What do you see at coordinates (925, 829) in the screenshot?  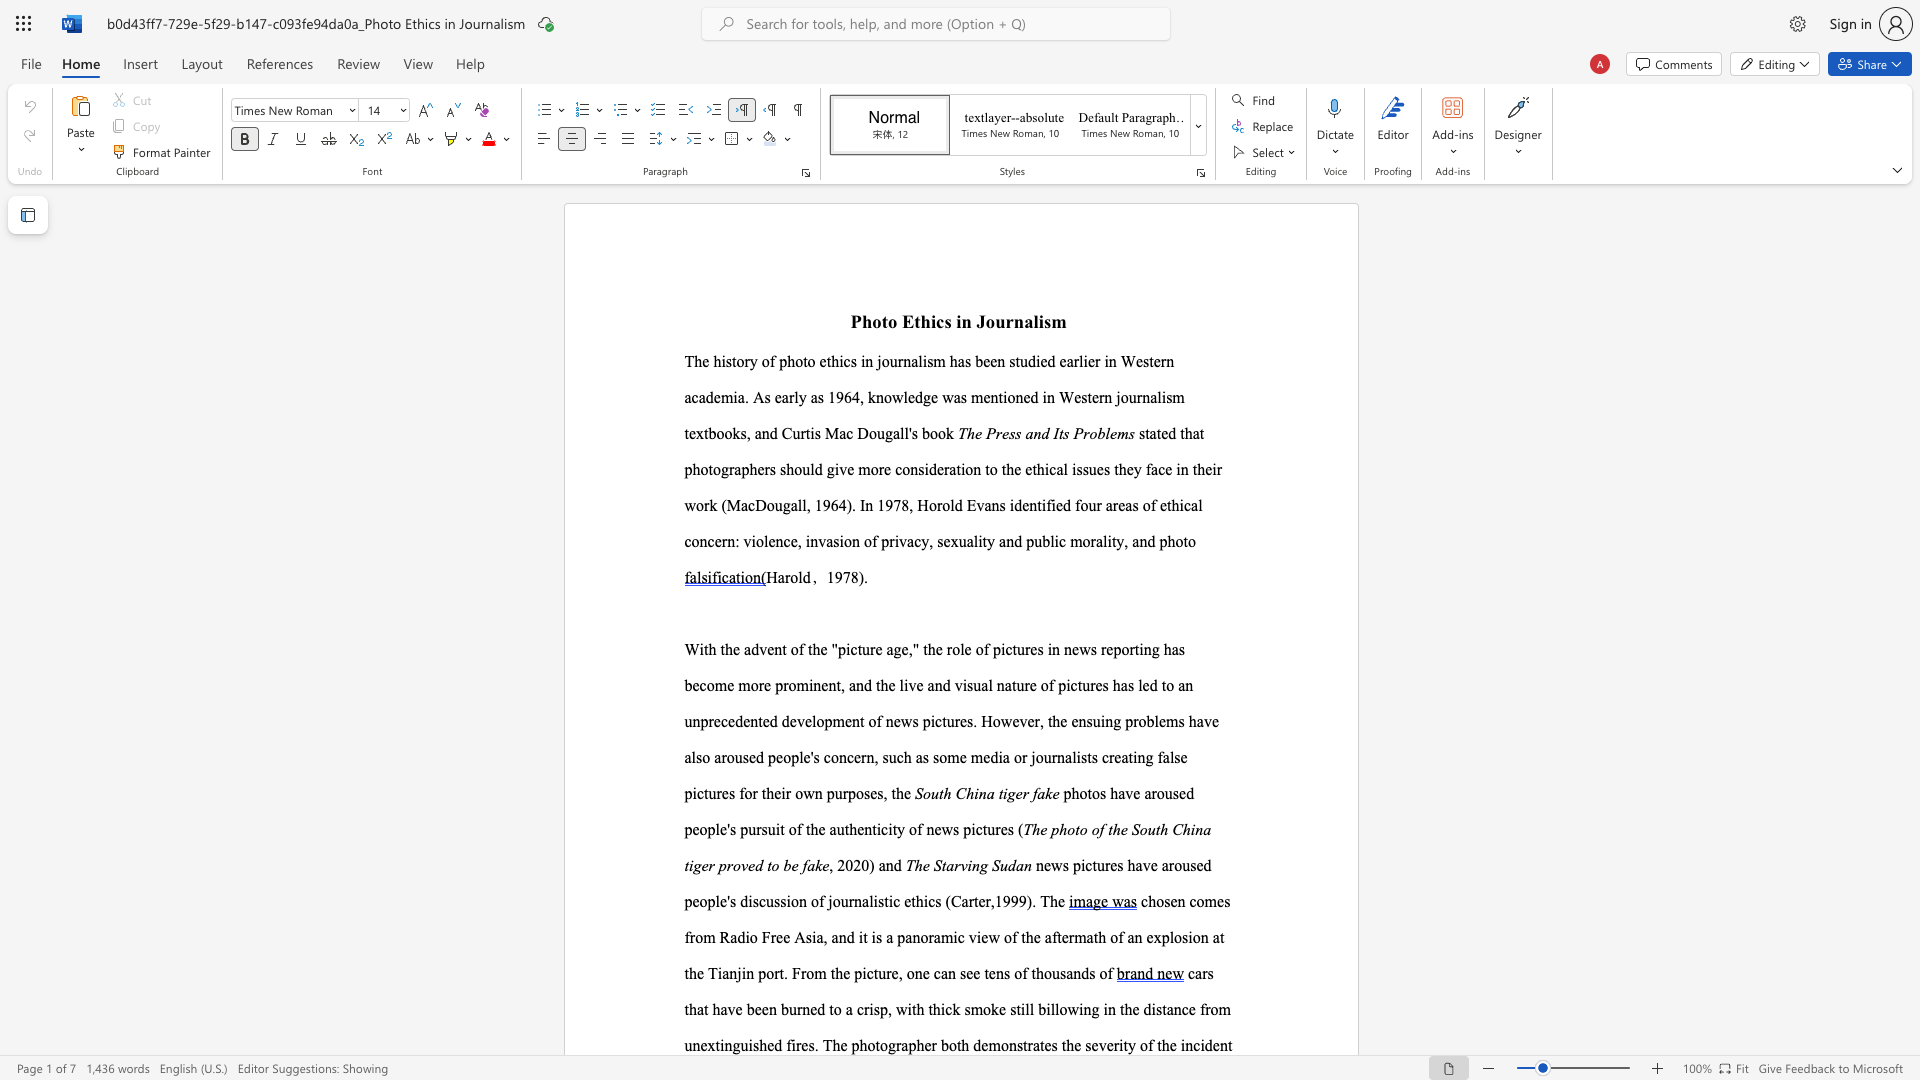 I see `the subset text "news pi" within the text "photos have aroused people"` at bounding box center [925, 829].